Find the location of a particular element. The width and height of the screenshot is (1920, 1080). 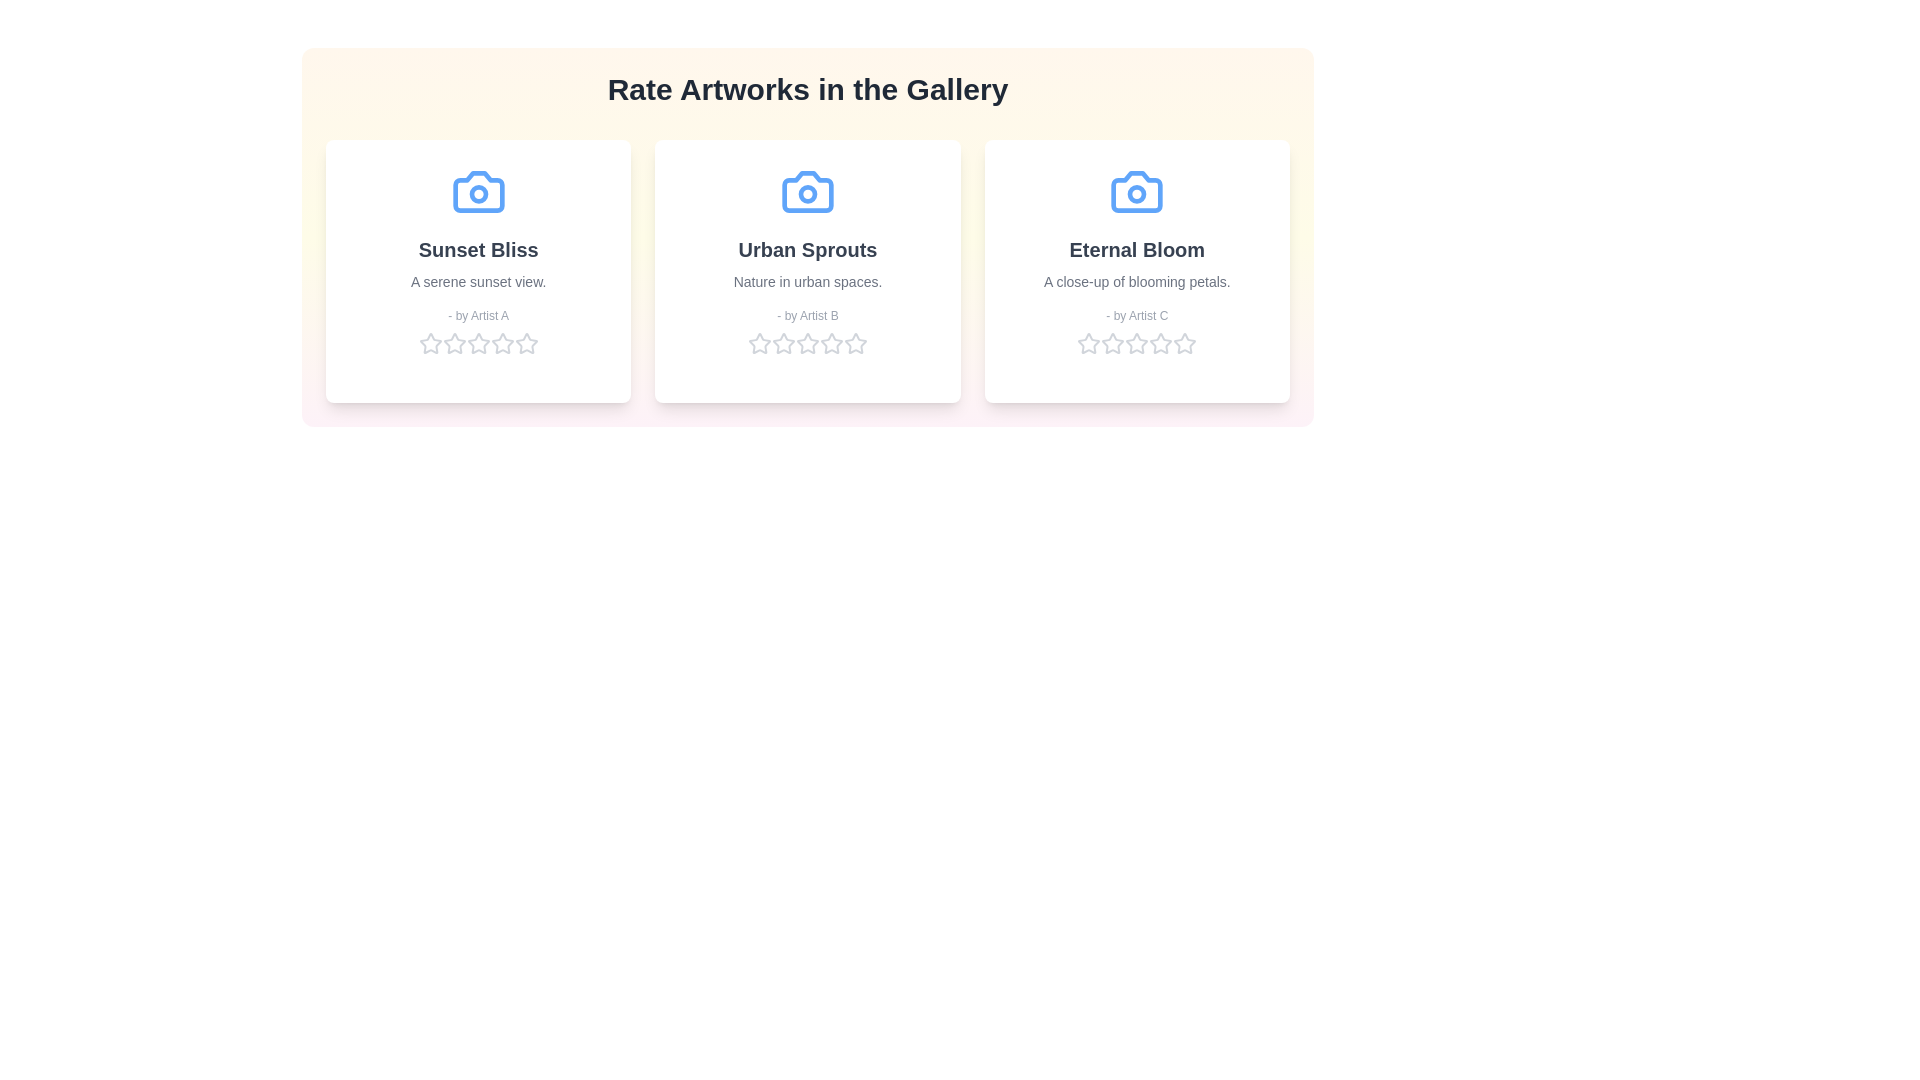

the star corresponding to 1 for the artwork 'Urban Sprouts' to set its rating is located at coordinates (758, 342).